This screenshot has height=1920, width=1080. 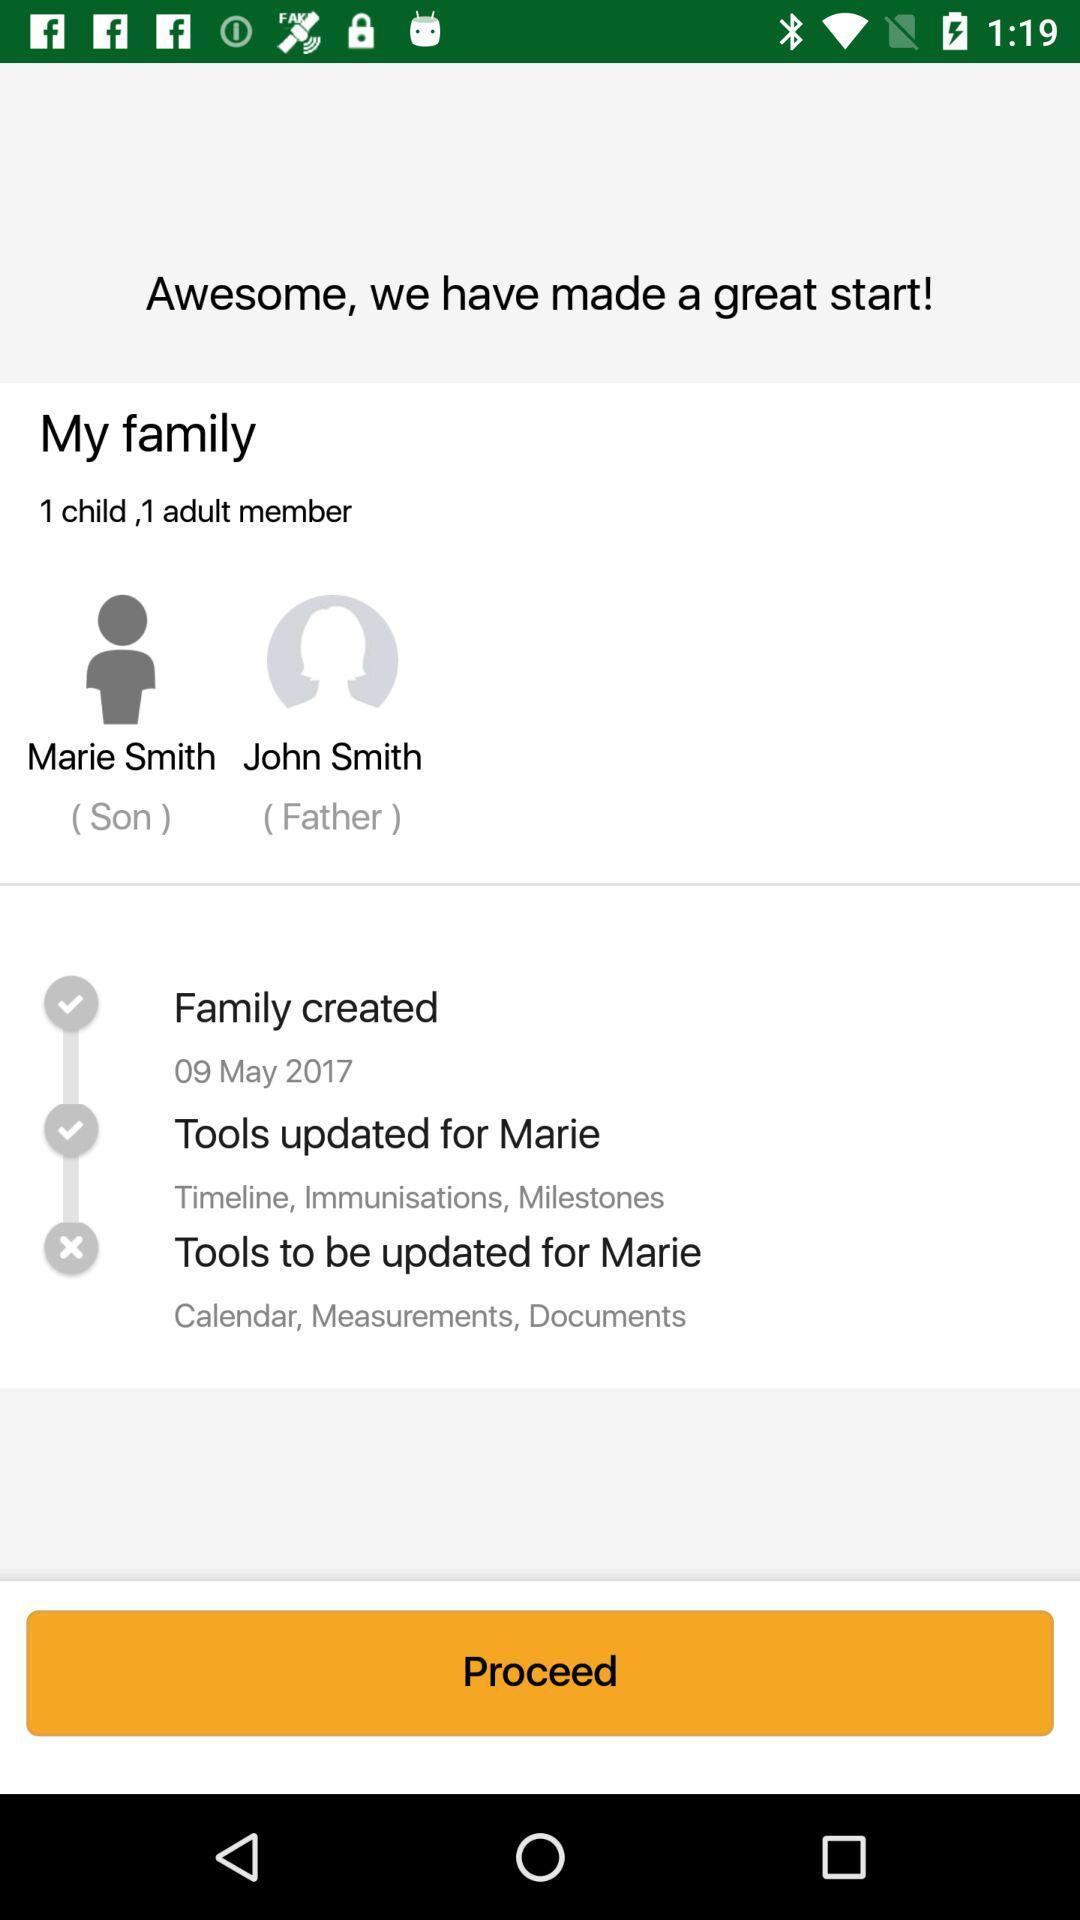 What do you see at coordinates (540, 1673) in the screenshot?
I see `item below calendar, measurements, documents` at bounding box center [540, 1673].